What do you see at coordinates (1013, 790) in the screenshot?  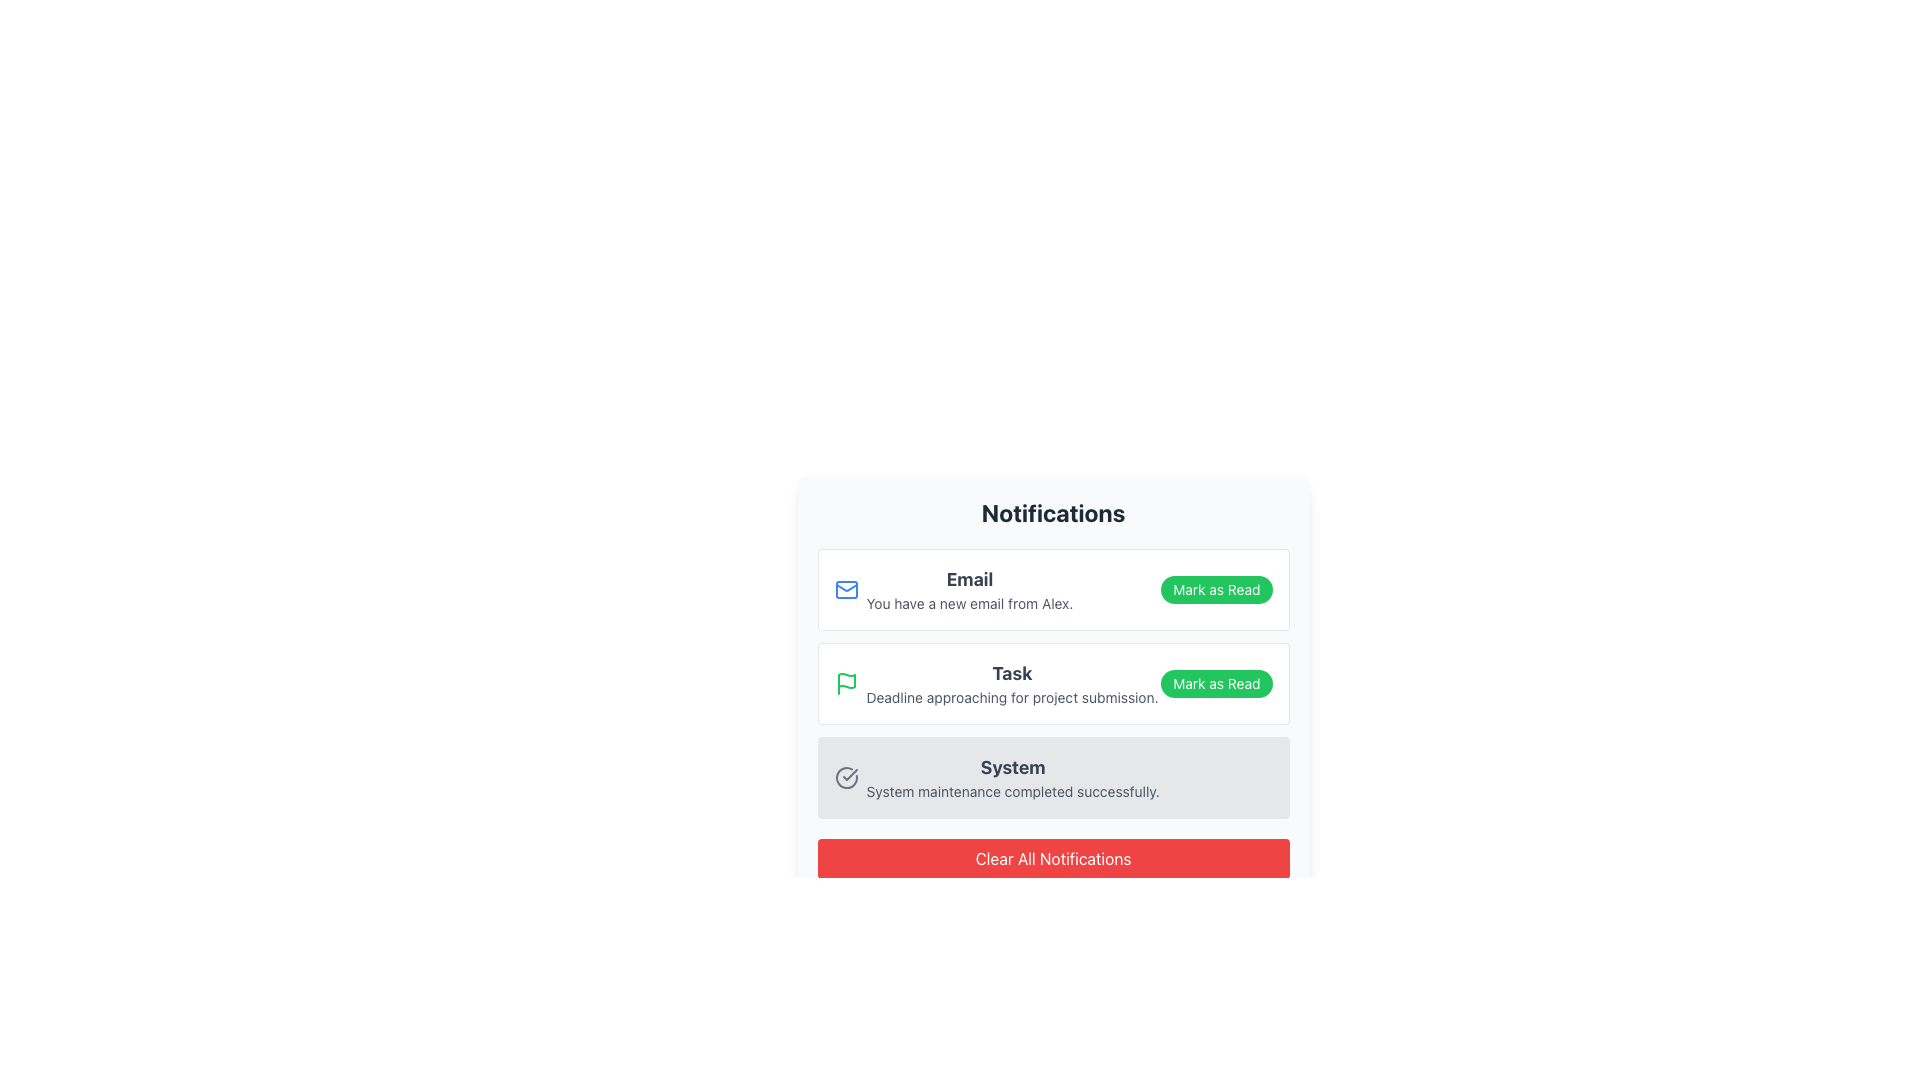 I see `the static text display that shows the message 'System maintenance completed successfully.' located in the third notification card below the title 'System.'` at bounding box center [1013, 790].